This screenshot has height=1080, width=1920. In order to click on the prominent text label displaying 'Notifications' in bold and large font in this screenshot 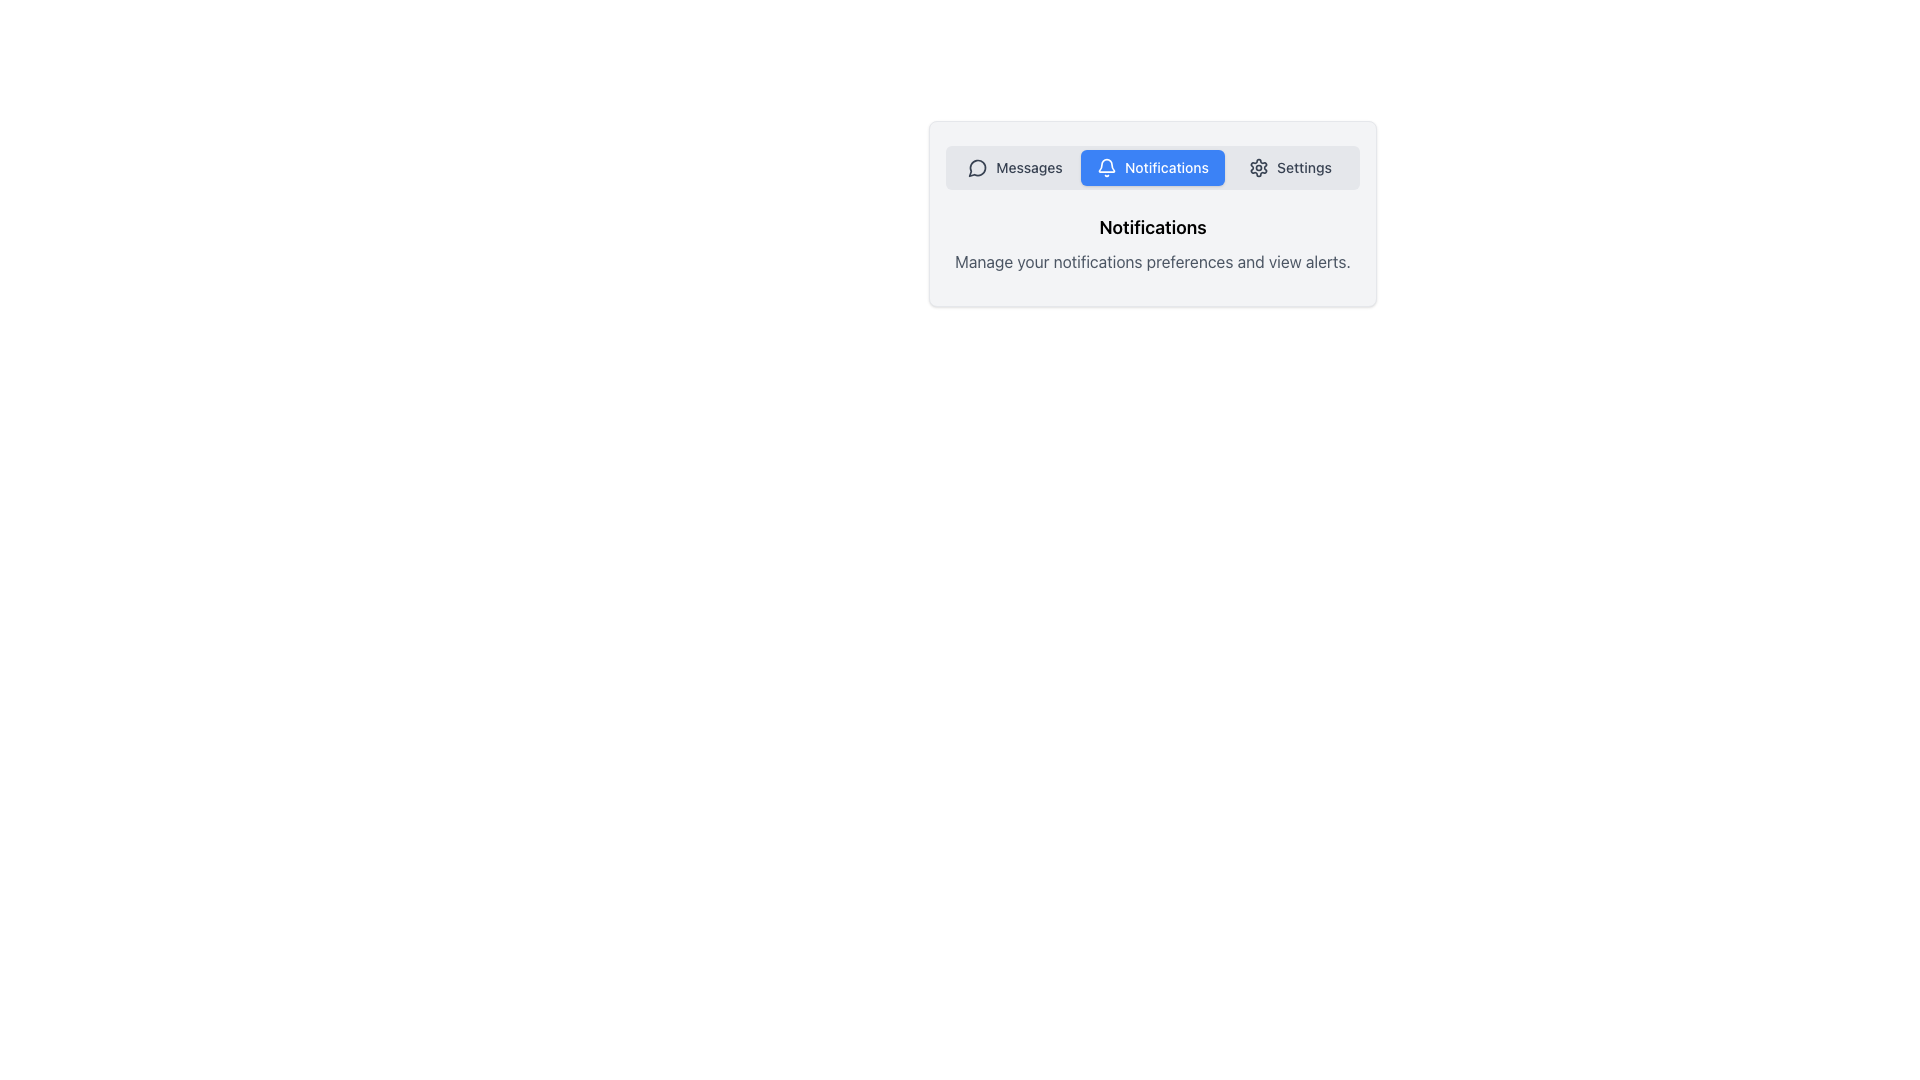, I will do `click(1152, 226)`.